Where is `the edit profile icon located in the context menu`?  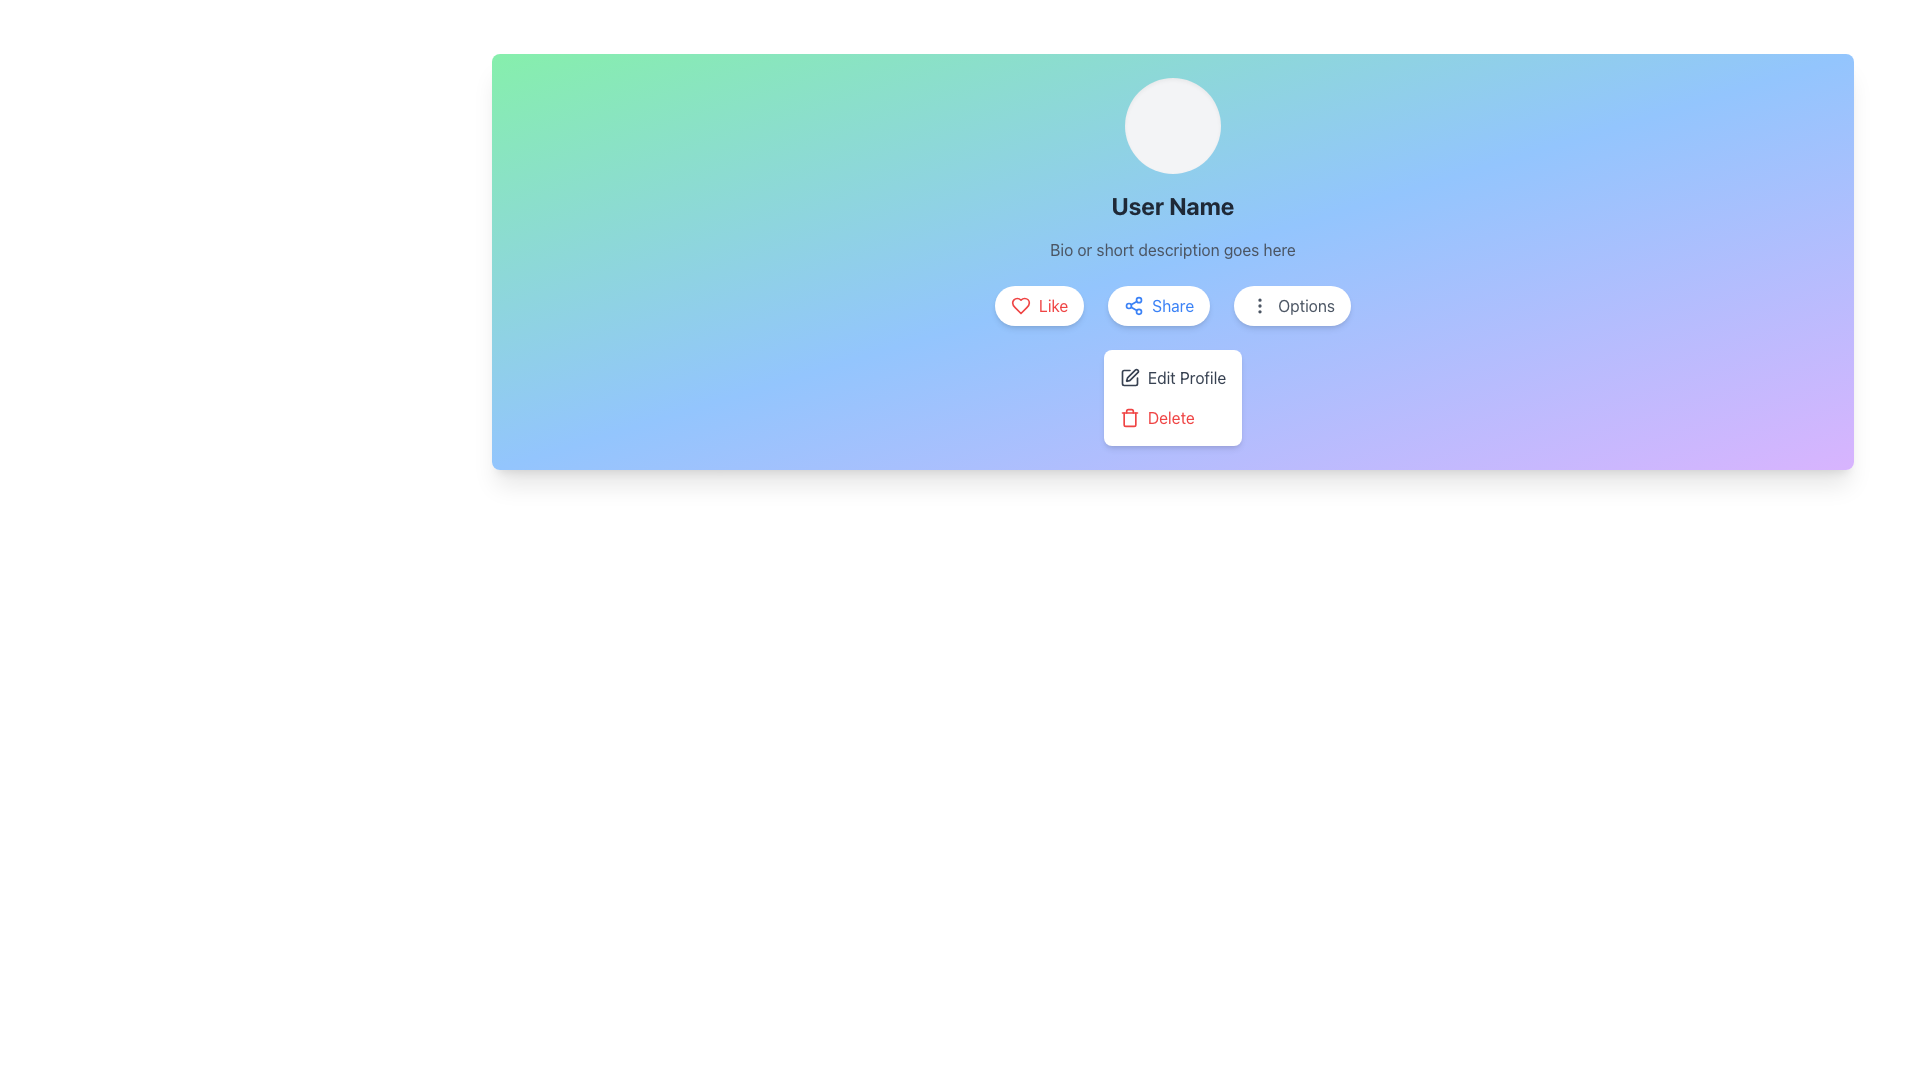 the edit profile icon located in the context menu is located at coordinates (1129, 378).